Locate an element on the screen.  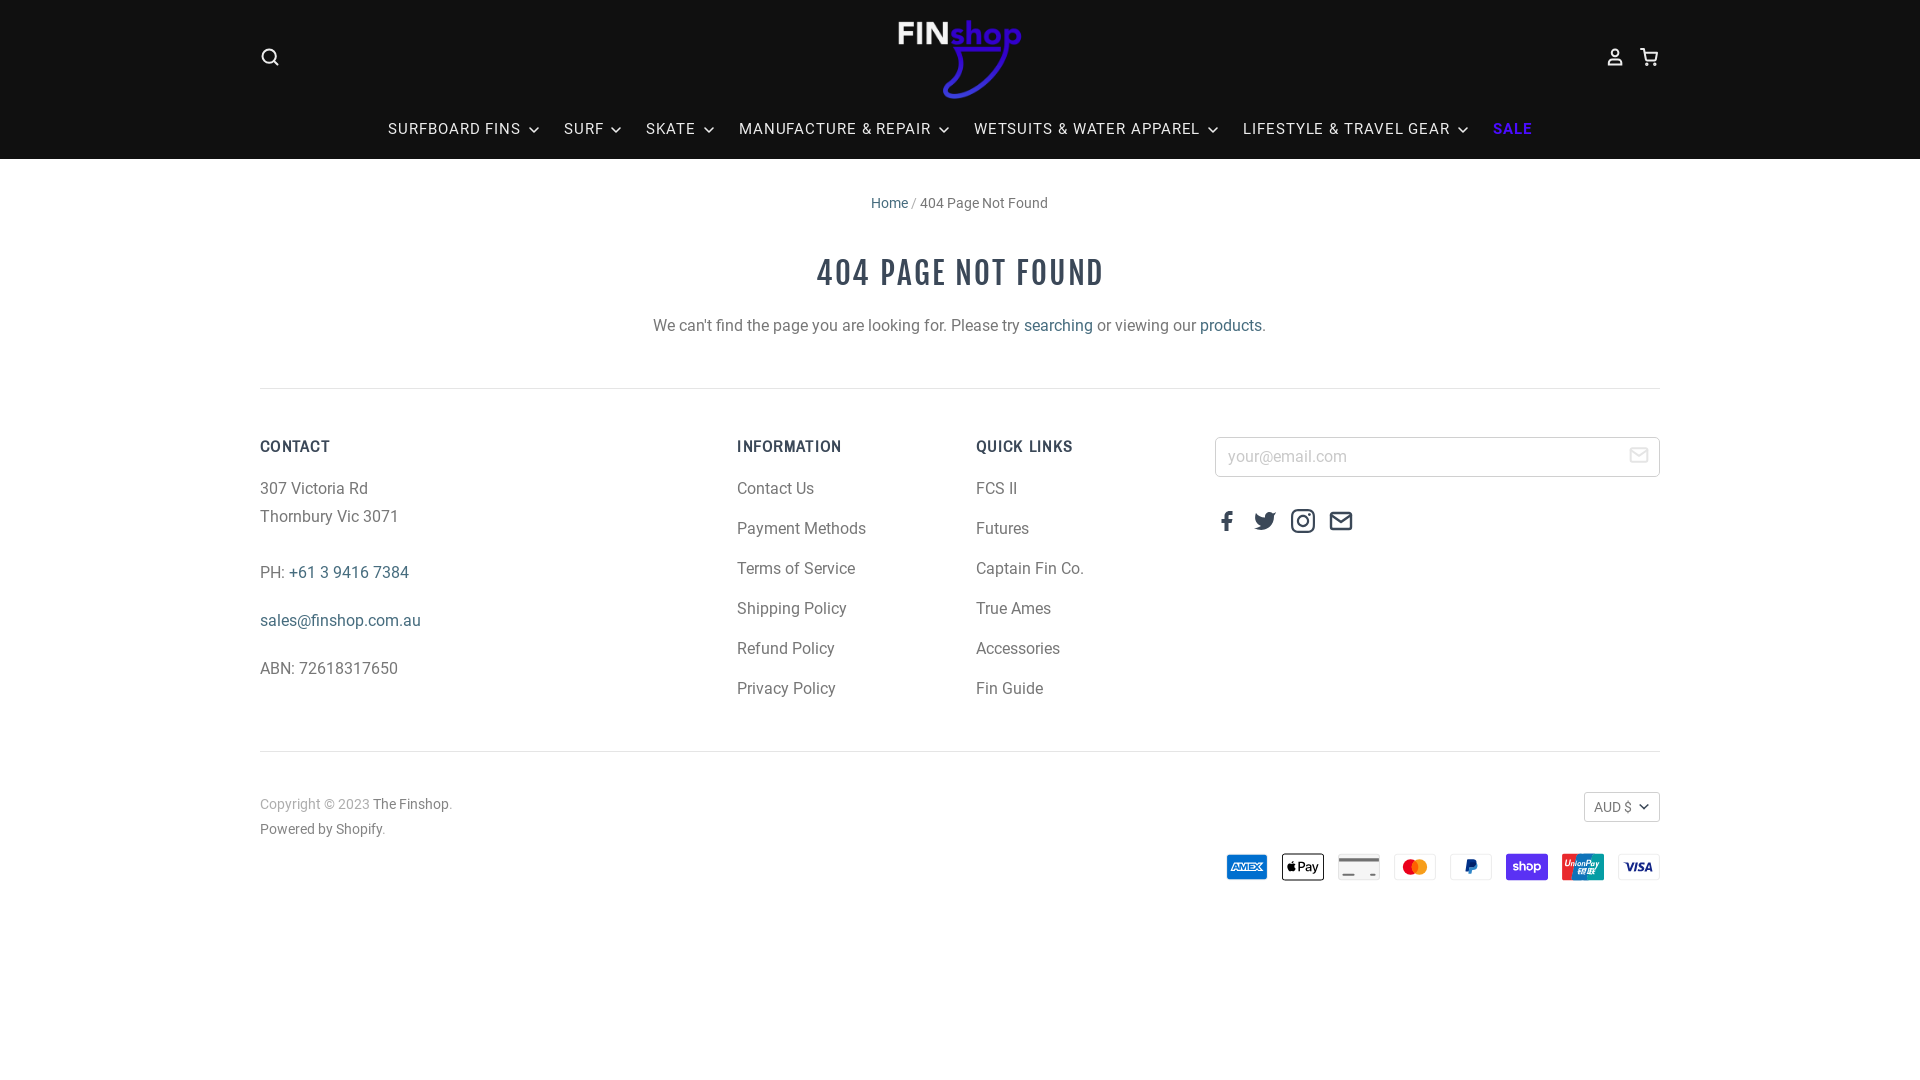
'SALE' is located at coordinates (1502, 128).